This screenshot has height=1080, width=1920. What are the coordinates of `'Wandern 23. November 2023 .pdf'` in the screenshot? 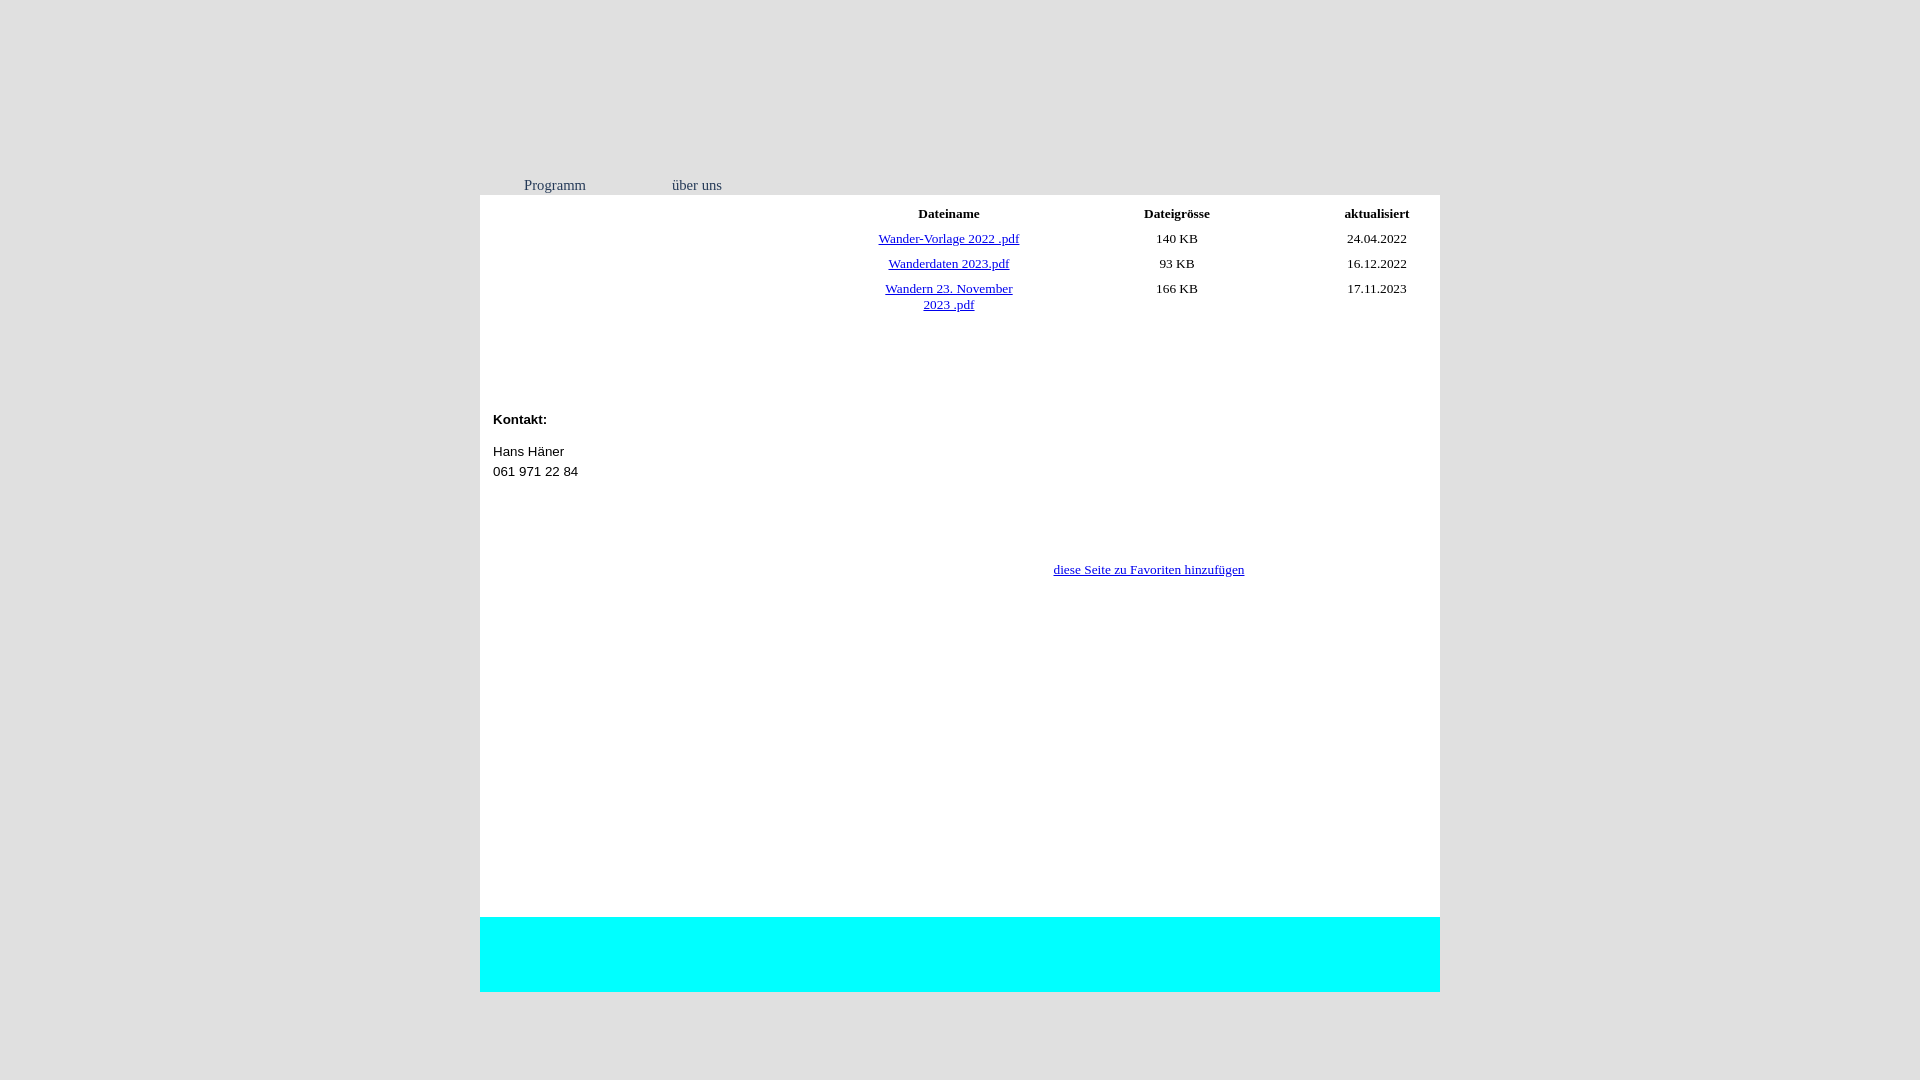 It's located at (947, 296).